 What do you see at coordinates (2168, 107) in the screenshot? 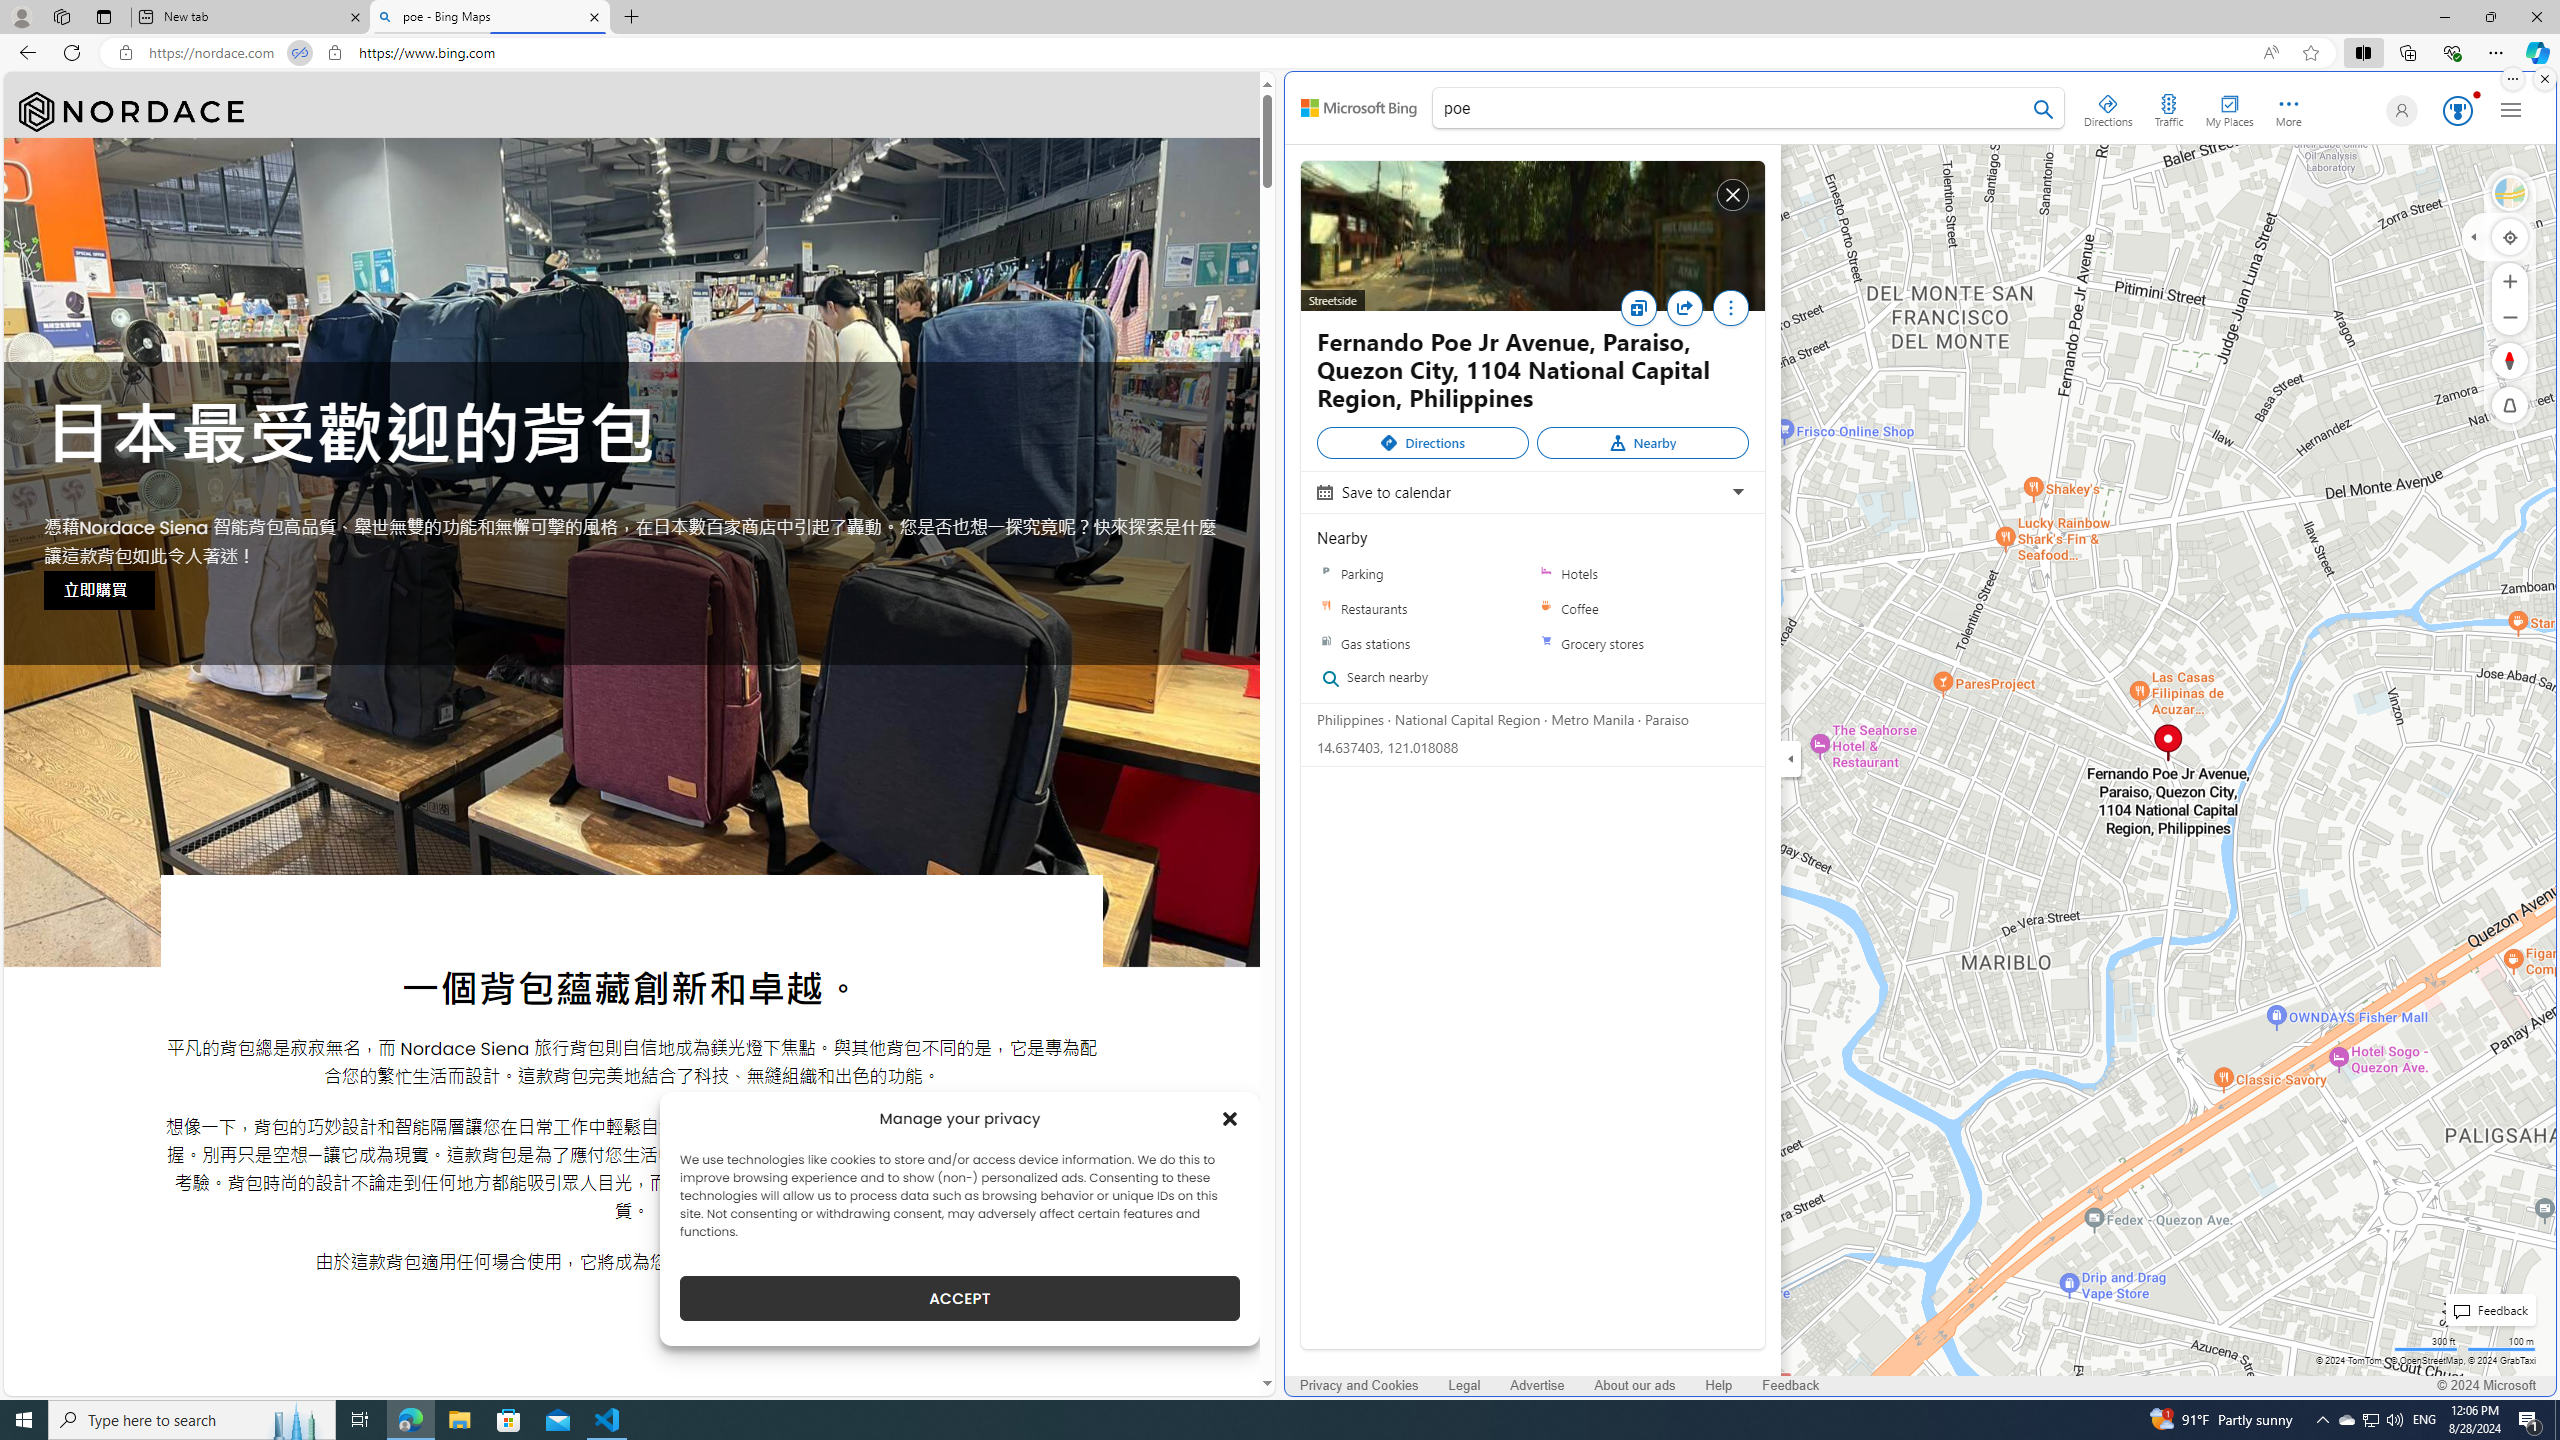
I see `'Traffic'` at bounding box center [2168, 107].